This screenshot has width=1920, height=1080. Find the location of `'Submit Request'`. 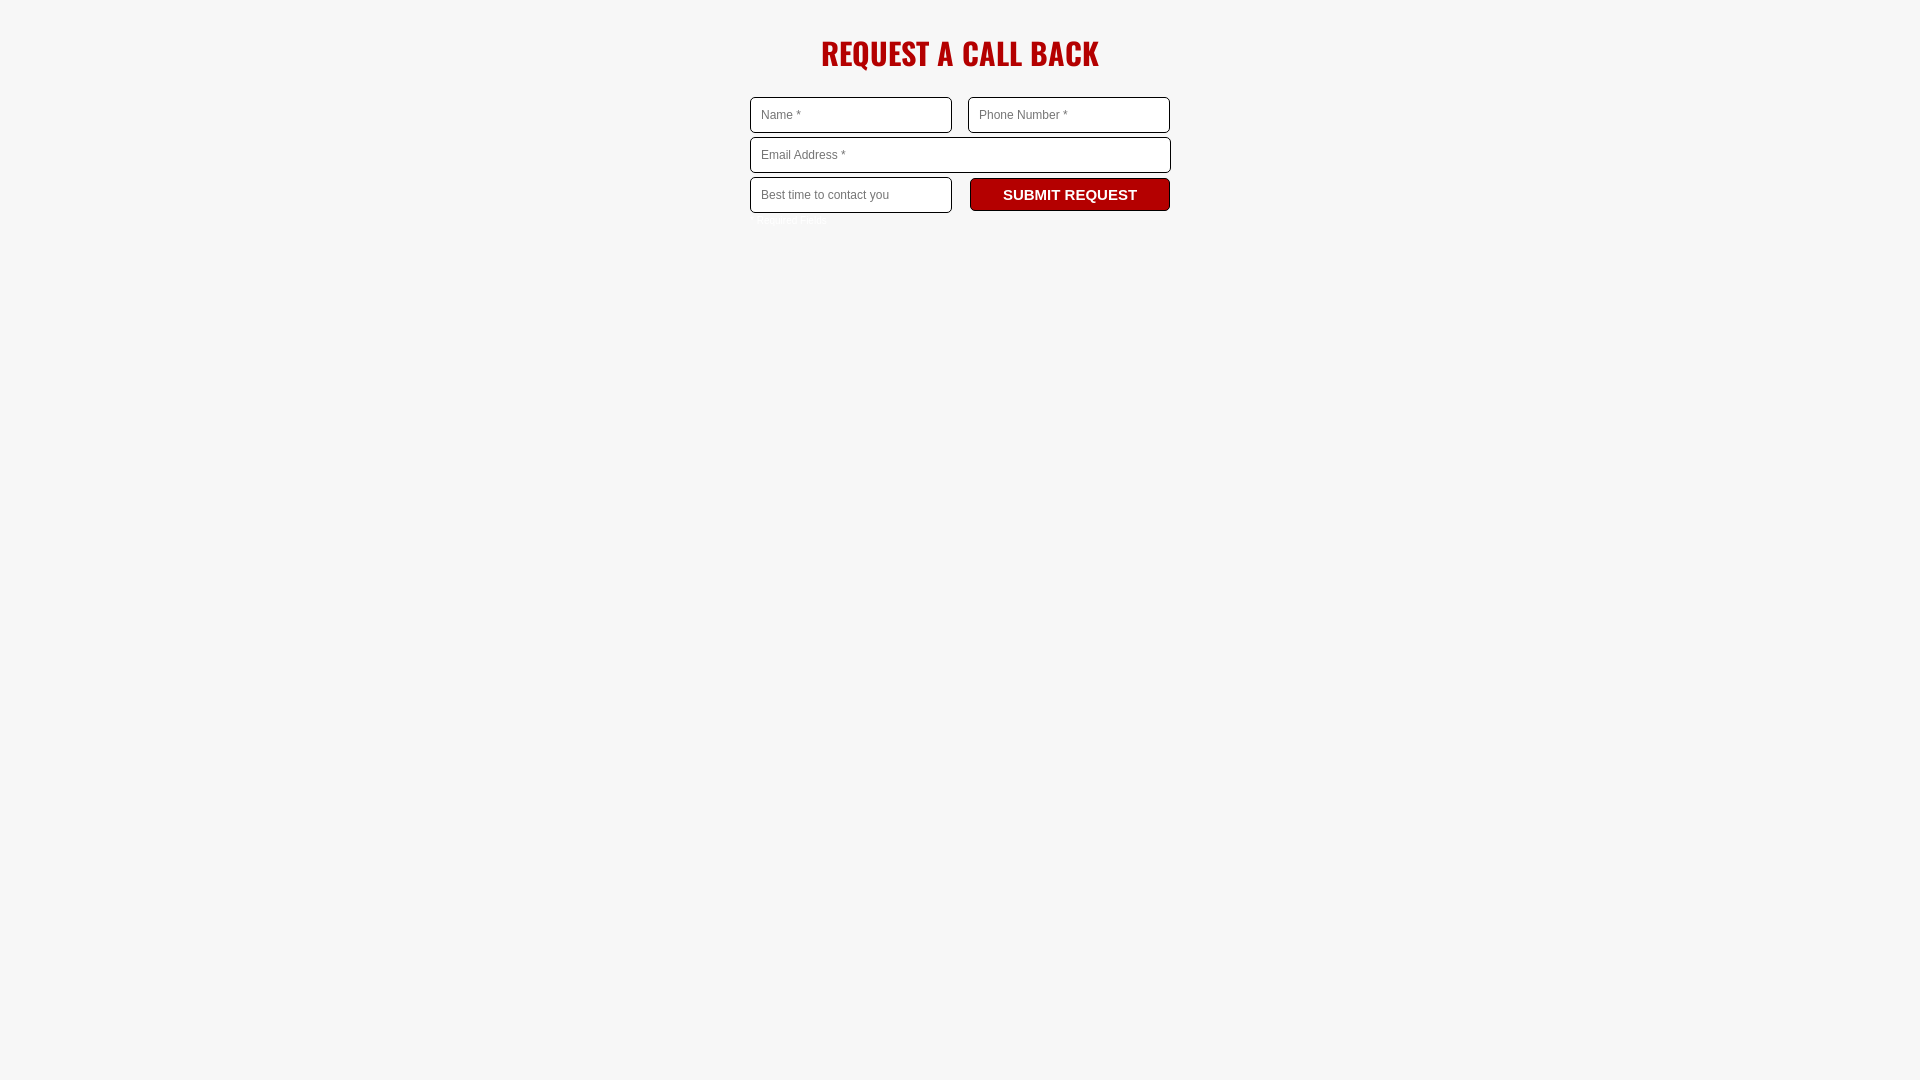

'Submit Request' is located at coordinates (969, 194).